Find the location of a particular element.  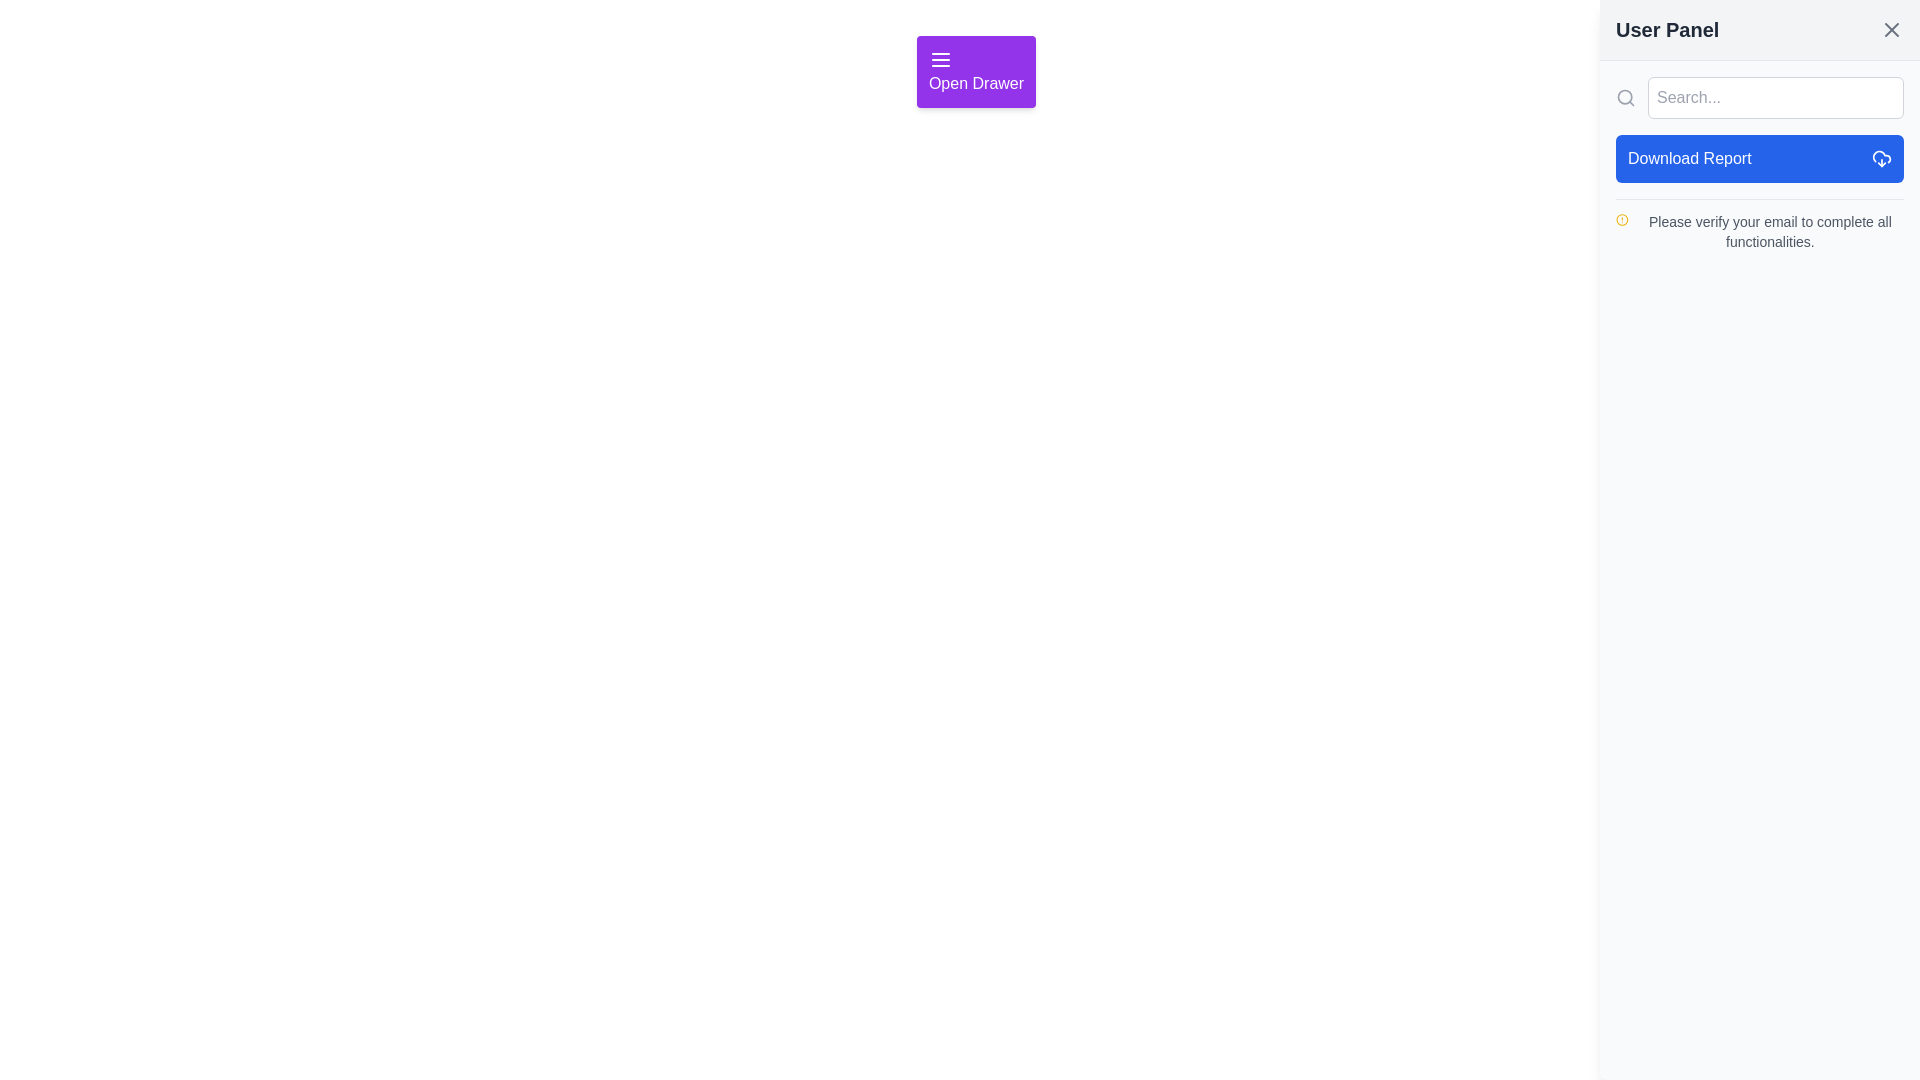

the circular shape part of the icon located in the right sidebar near the top-right corner of the user interface, which has a yellow outline and is associated with email verification is located at coordinates (1622, 219).